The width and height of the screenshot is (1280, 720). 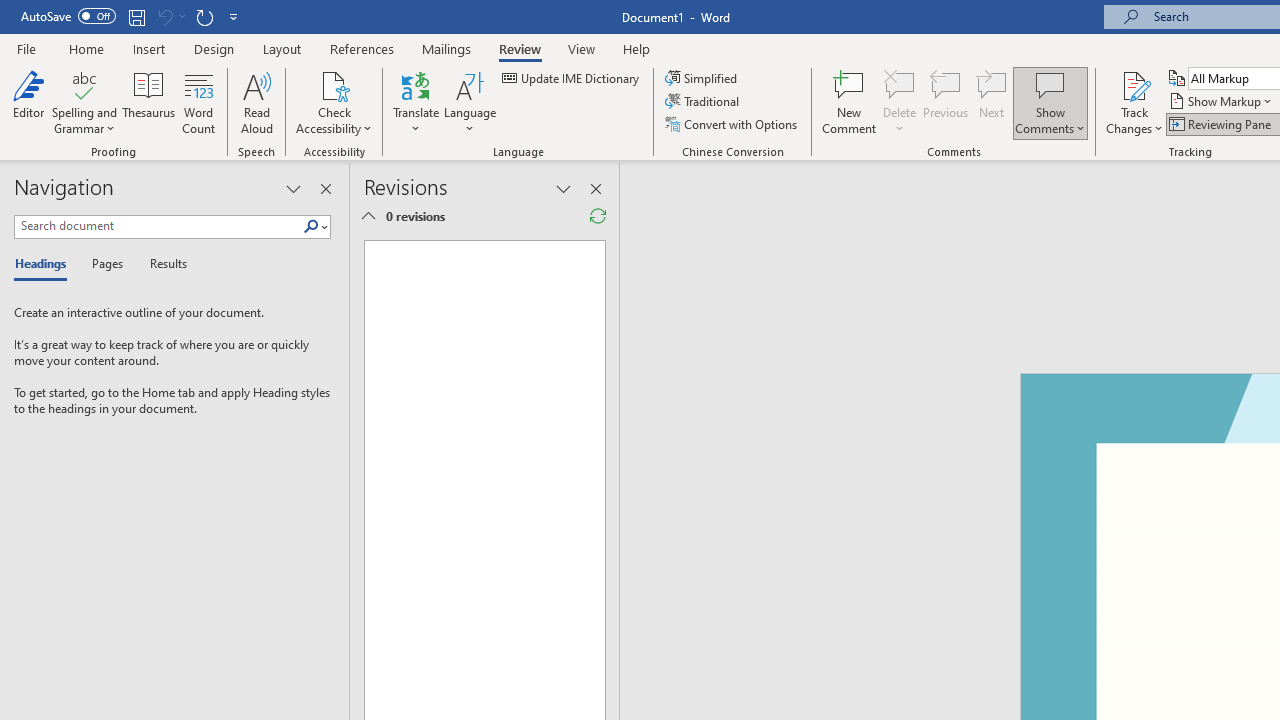 I want to click on 'Task Pane Options', so click(x=292, y=189).